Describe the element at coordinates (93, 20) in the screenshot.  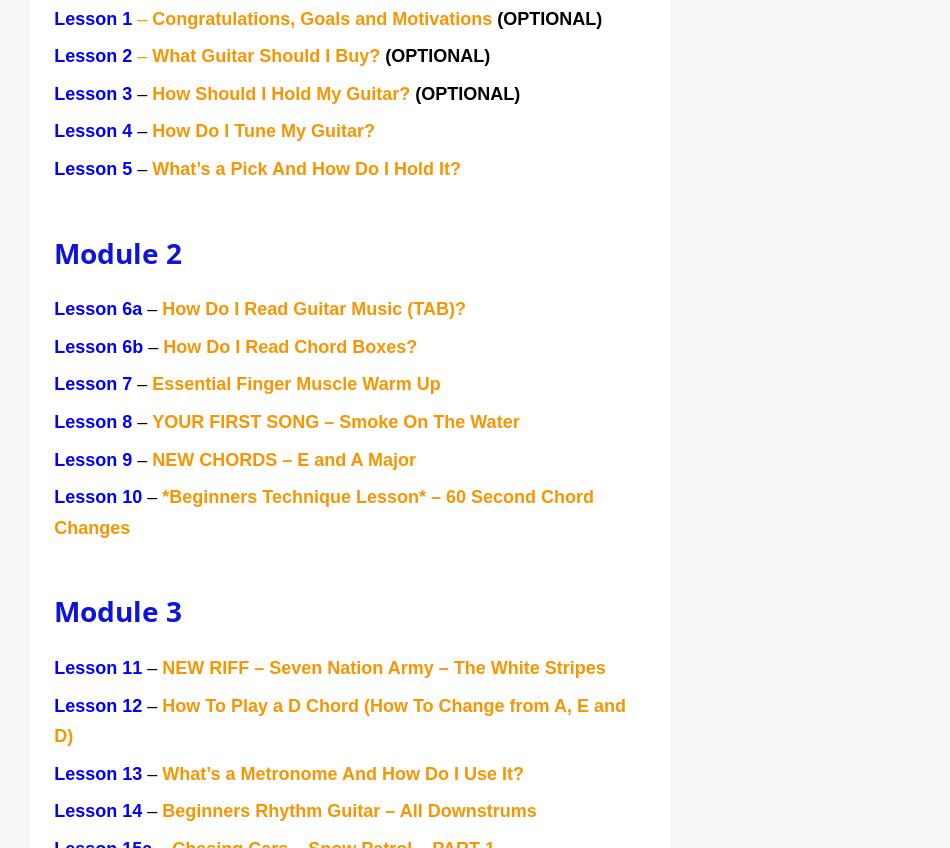
I see `'Lesson 1'` at that location.